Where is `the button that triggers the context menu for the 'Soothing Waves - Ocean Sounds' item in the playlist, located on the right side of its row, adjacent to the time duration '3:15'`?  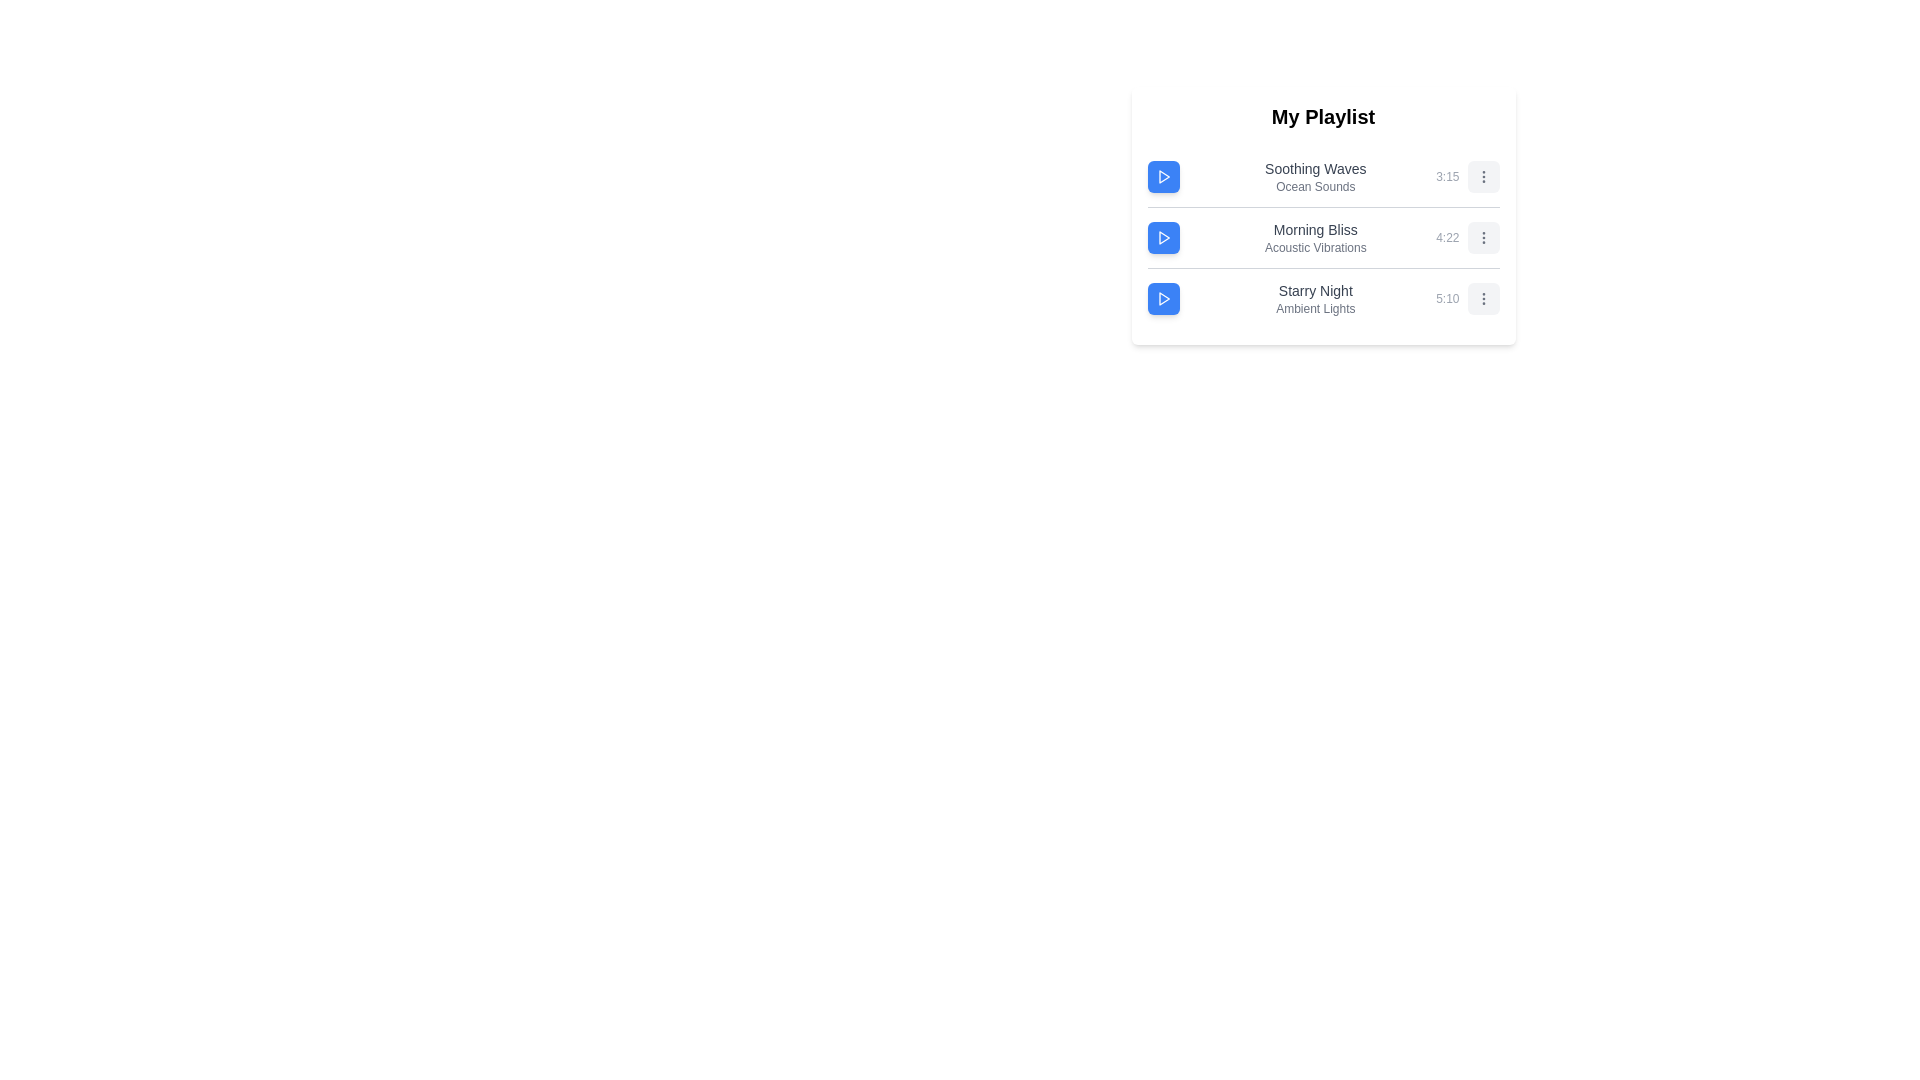
the button that triggers the context menu for the 'Soothing Waves - Ocean Sounds' item in the playlist, located on the right side of its row, adjacent to the time duration '3:15' is located at coordinates (1483, 176).